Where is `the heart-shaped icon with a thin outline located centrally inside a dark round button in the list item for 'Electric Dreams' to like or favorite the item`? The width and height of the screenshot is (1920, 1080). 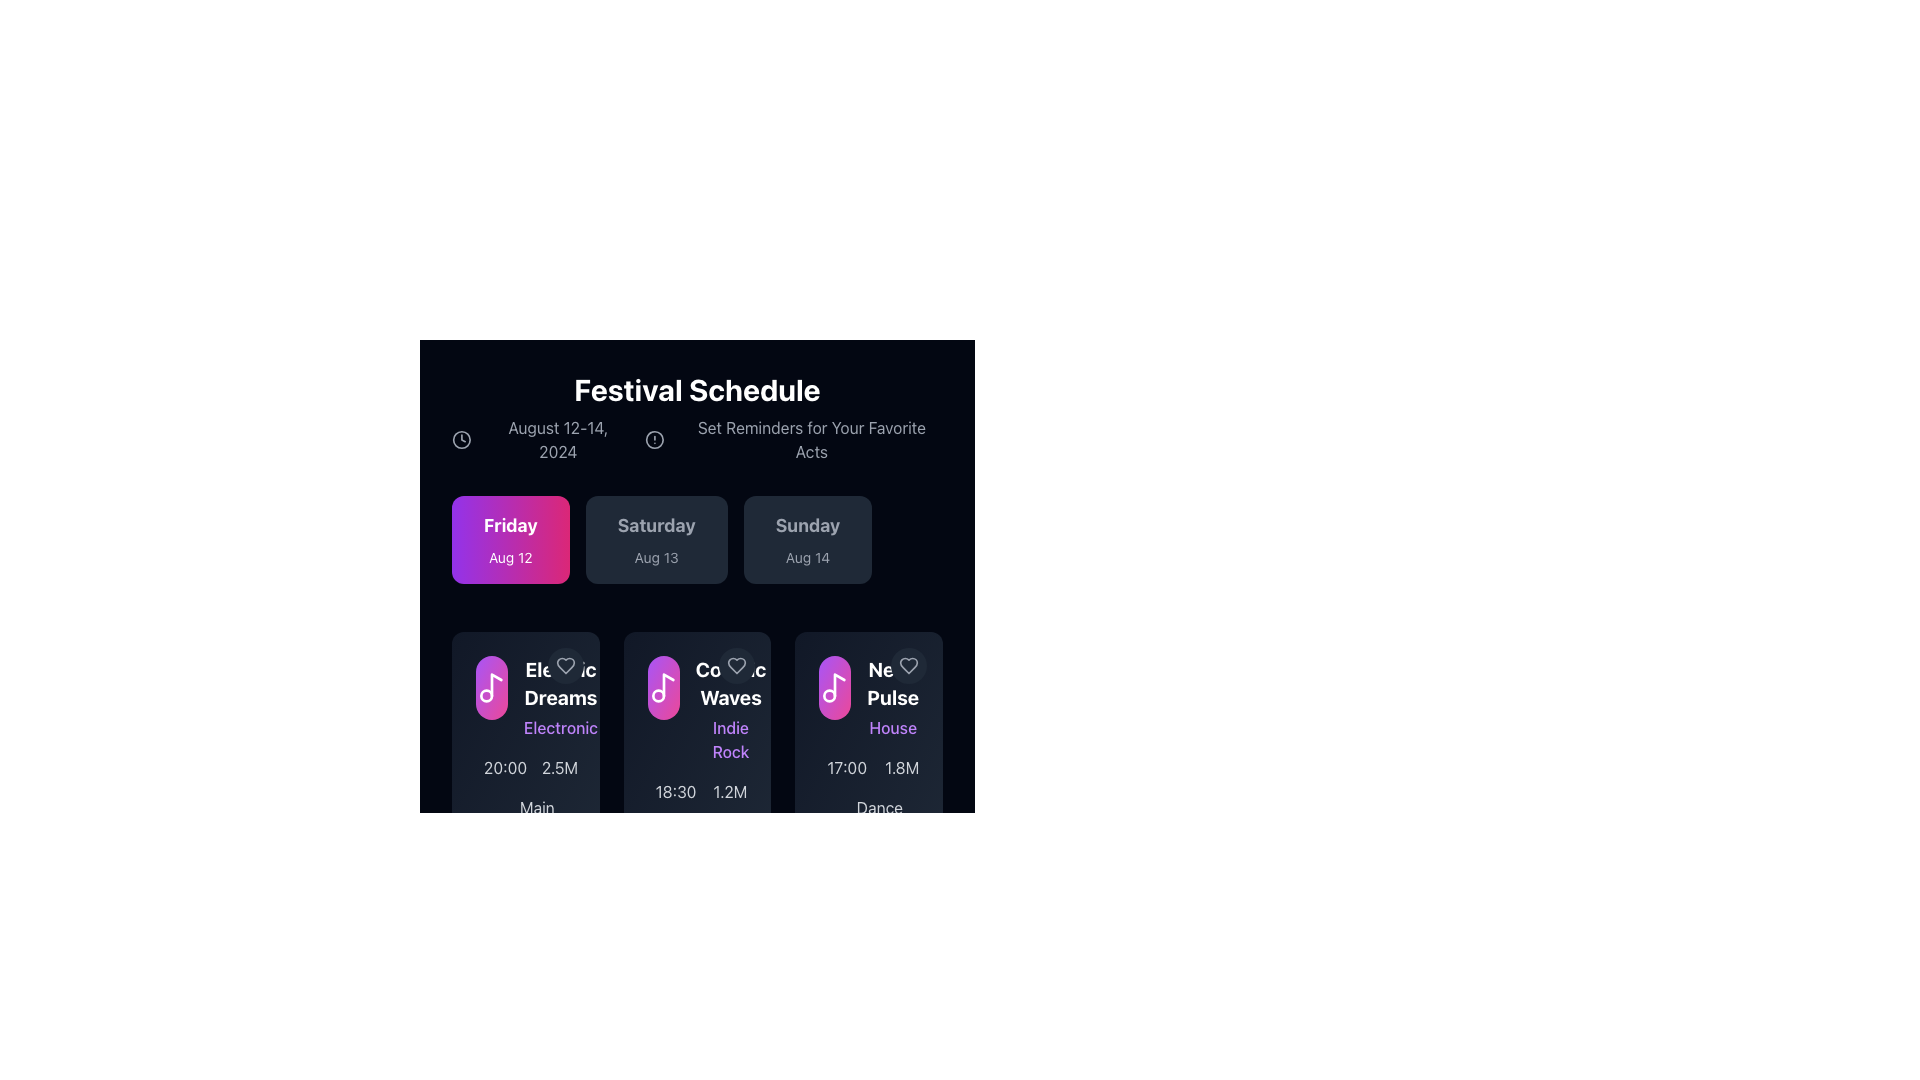 the heart-shaped icon with a thin outline located centrally inside a dark round button in the list item for 'Electric Dreams' to like or favorite the item is located at coordinates (564, 666).